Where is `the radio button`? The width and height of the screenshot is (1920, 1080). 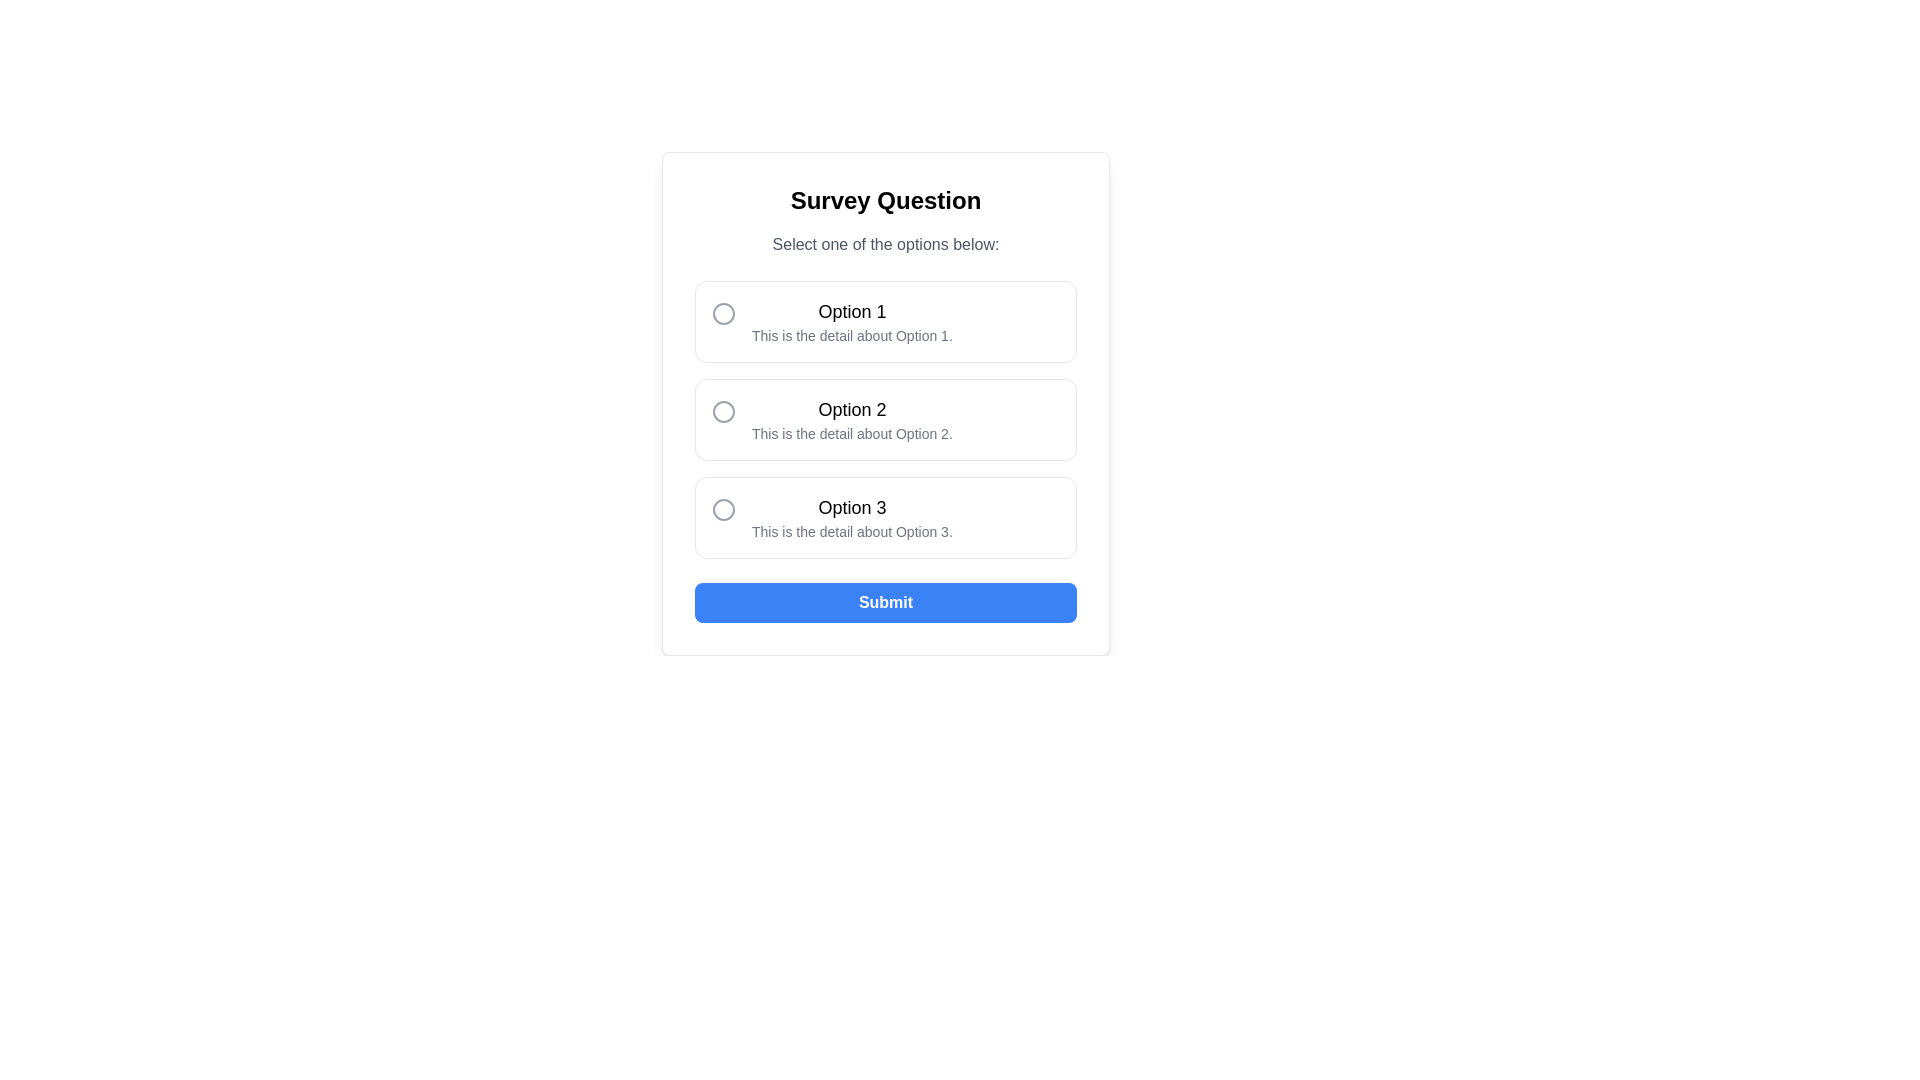
the radio button is located at coordinates (723, 411).